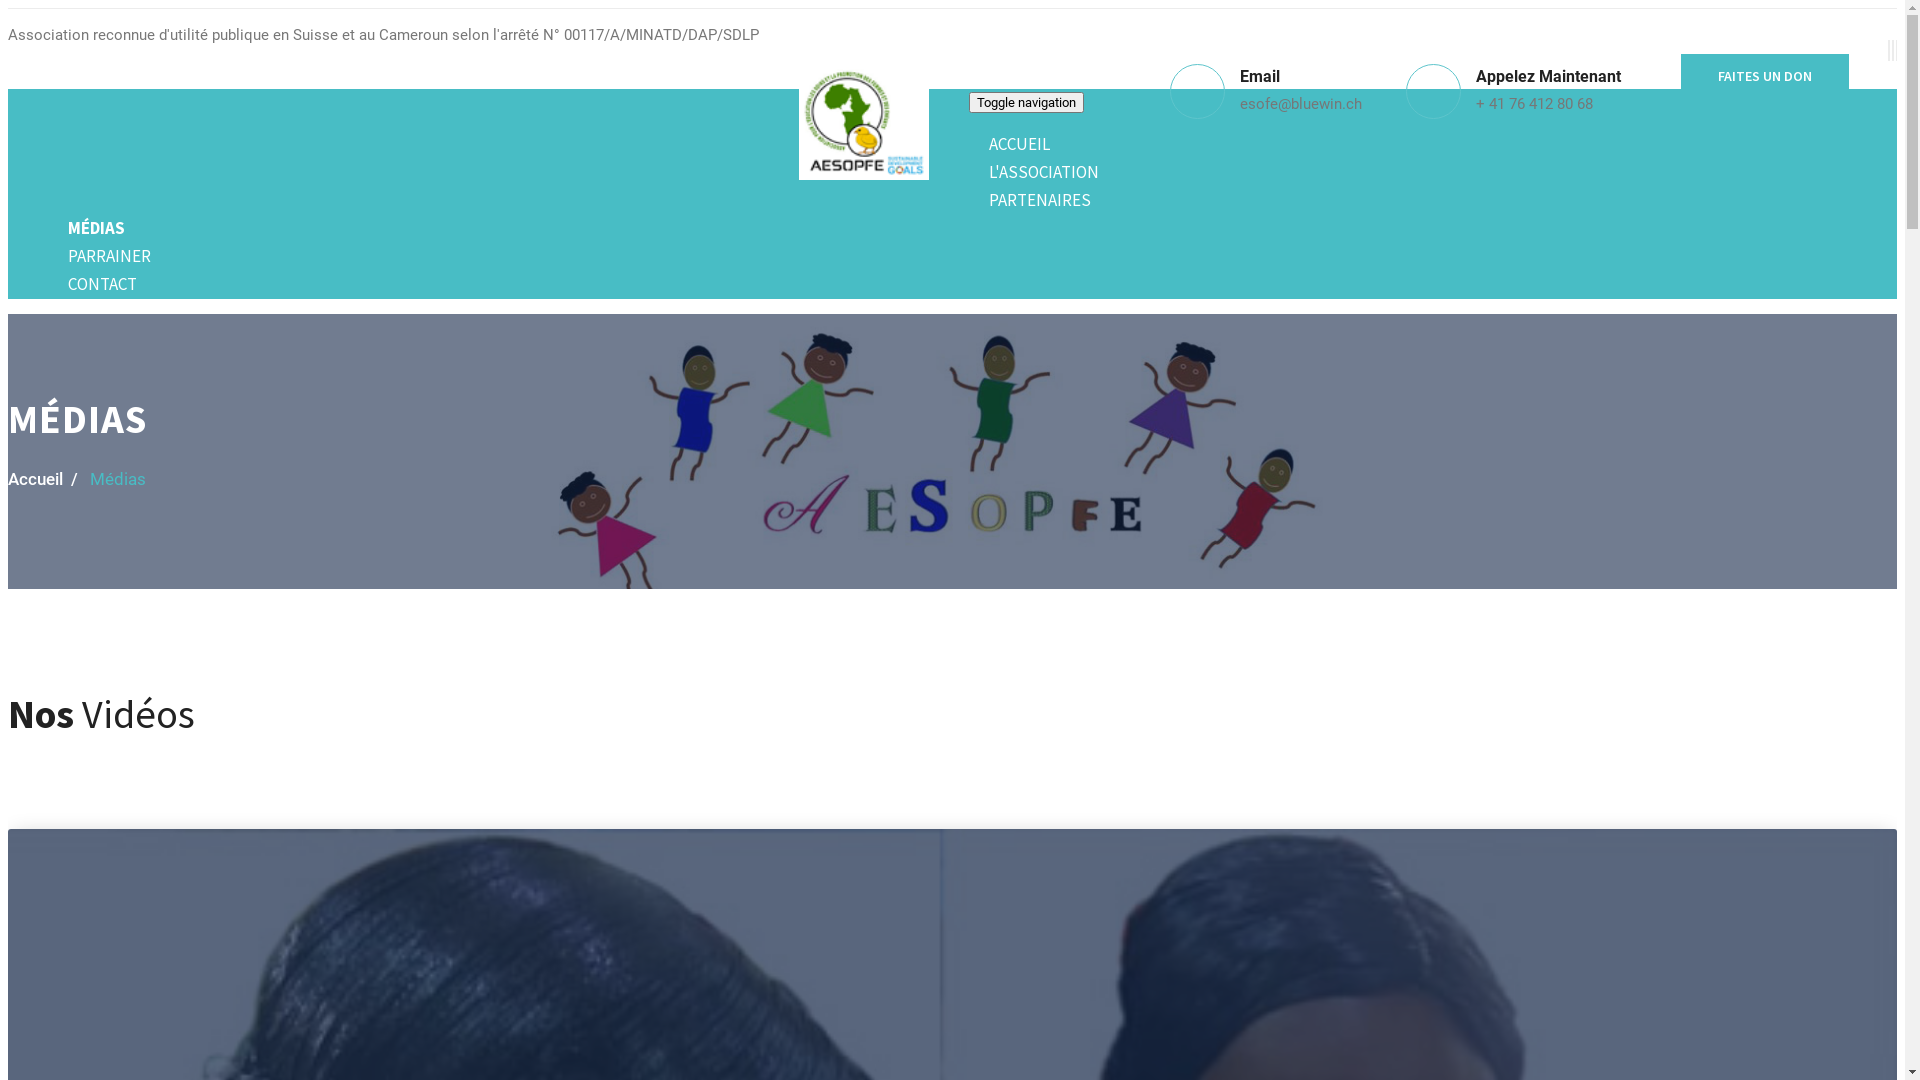 The height and width of the screenshot is (1080, 1920). I want to click on 'Accueil  /', so click(43, 478).